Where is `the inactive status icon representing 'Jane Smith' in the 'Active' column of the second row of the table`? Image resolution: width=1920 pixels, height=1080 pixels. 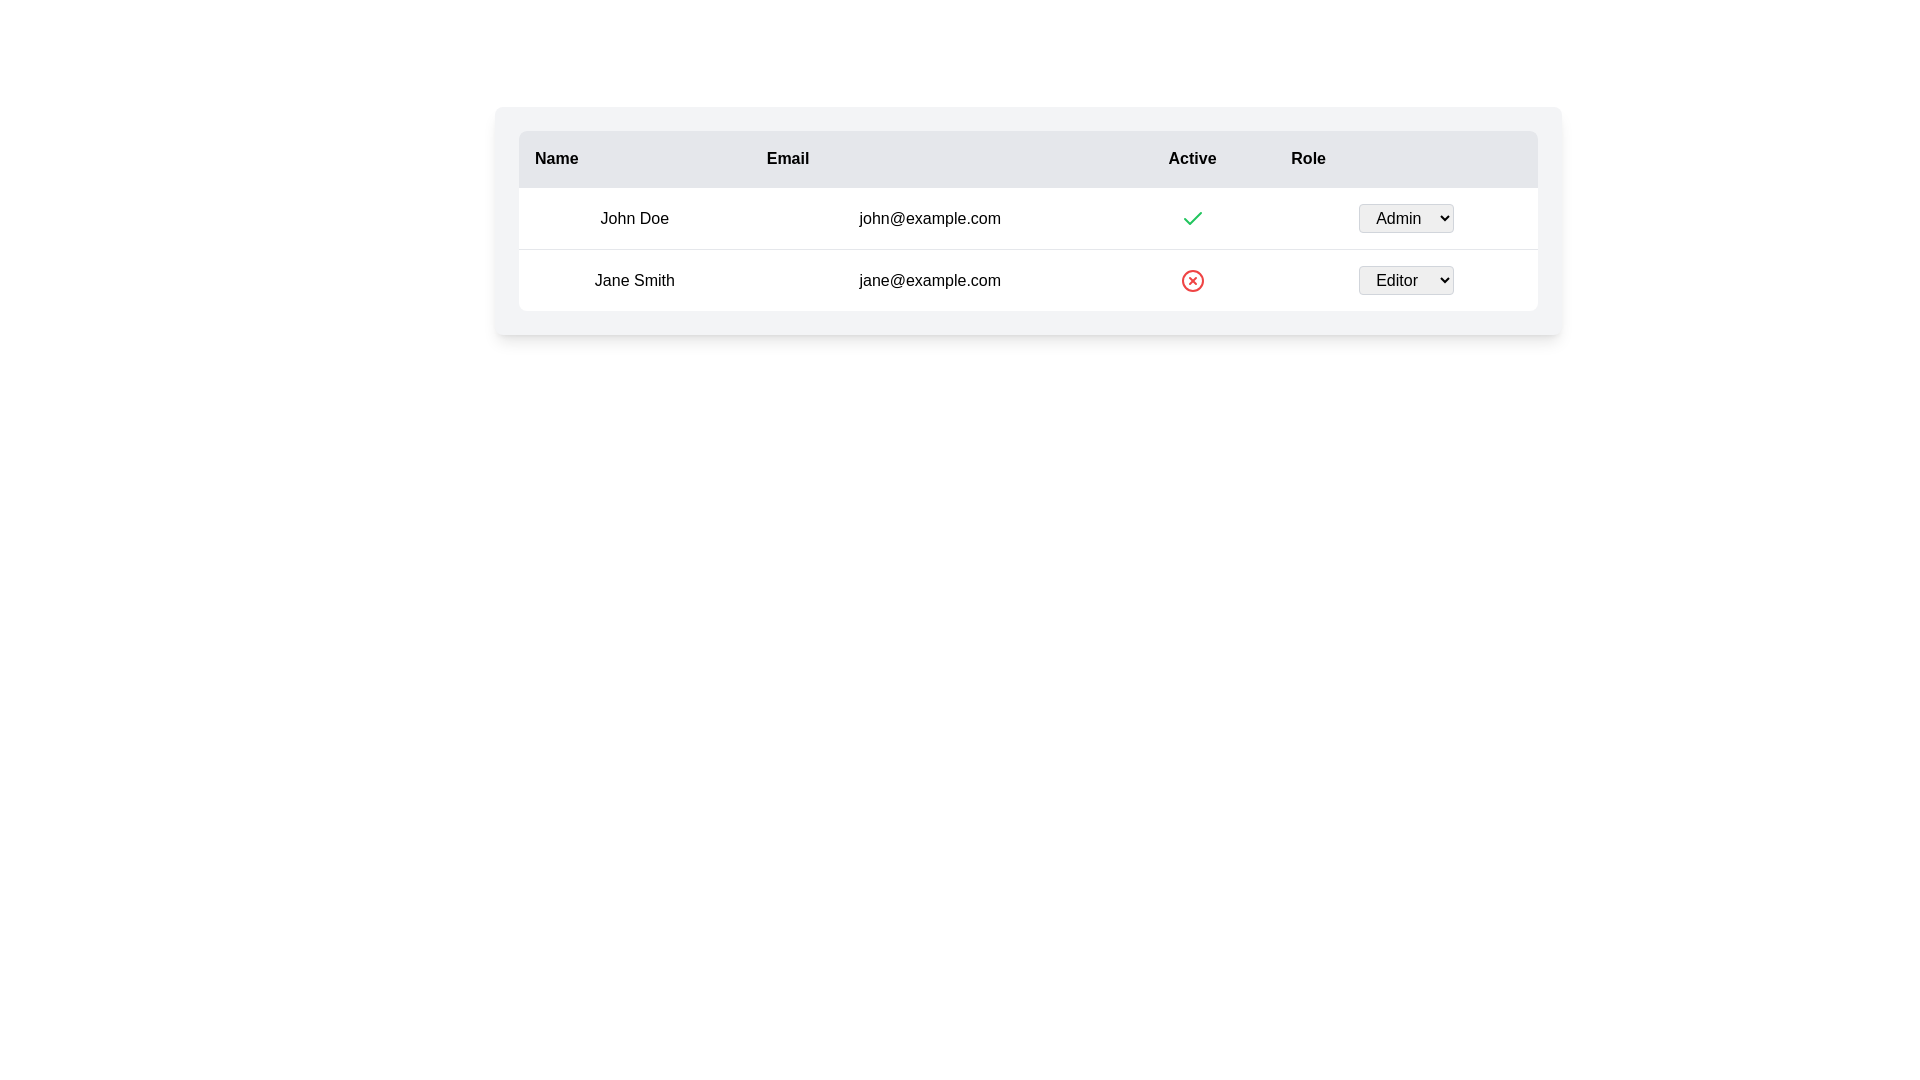 the inactive status icon representing 'Jane Smith' in the 'Active' column of the second row of the table is located at coordinates (1192, 280).